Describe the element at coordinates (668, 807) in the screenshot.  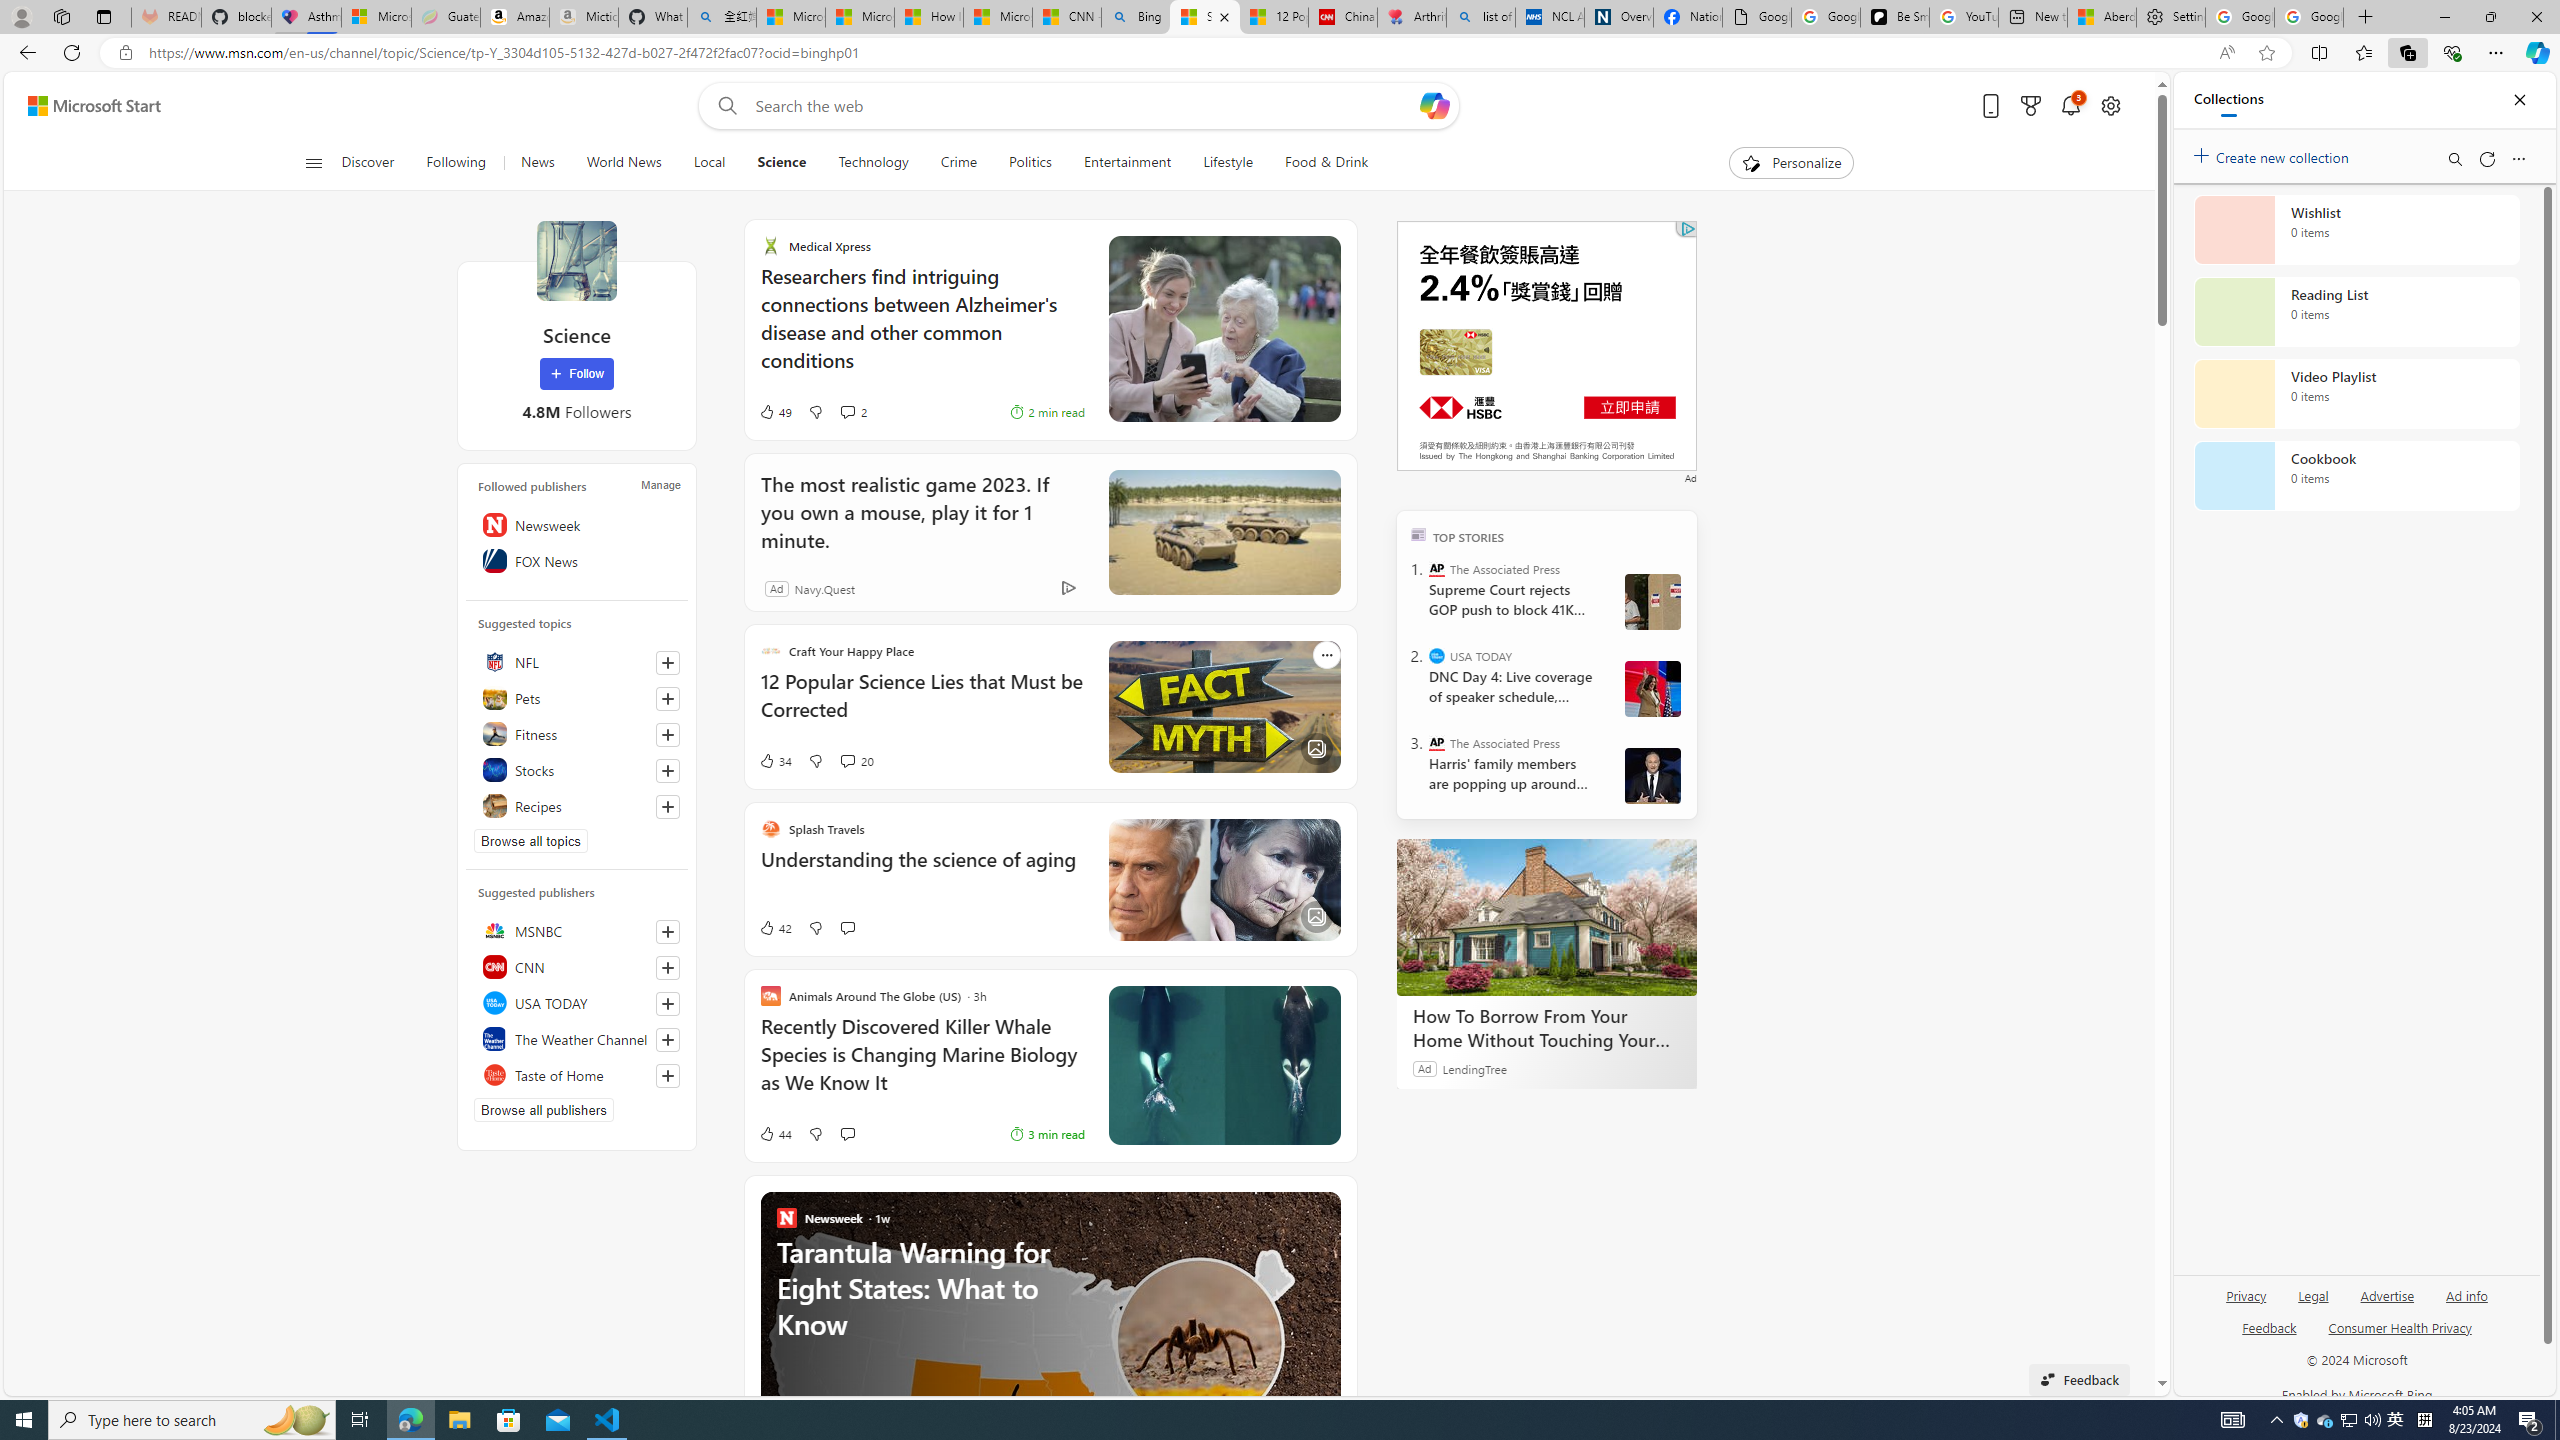
I see `'Follow this topic'` at that location.